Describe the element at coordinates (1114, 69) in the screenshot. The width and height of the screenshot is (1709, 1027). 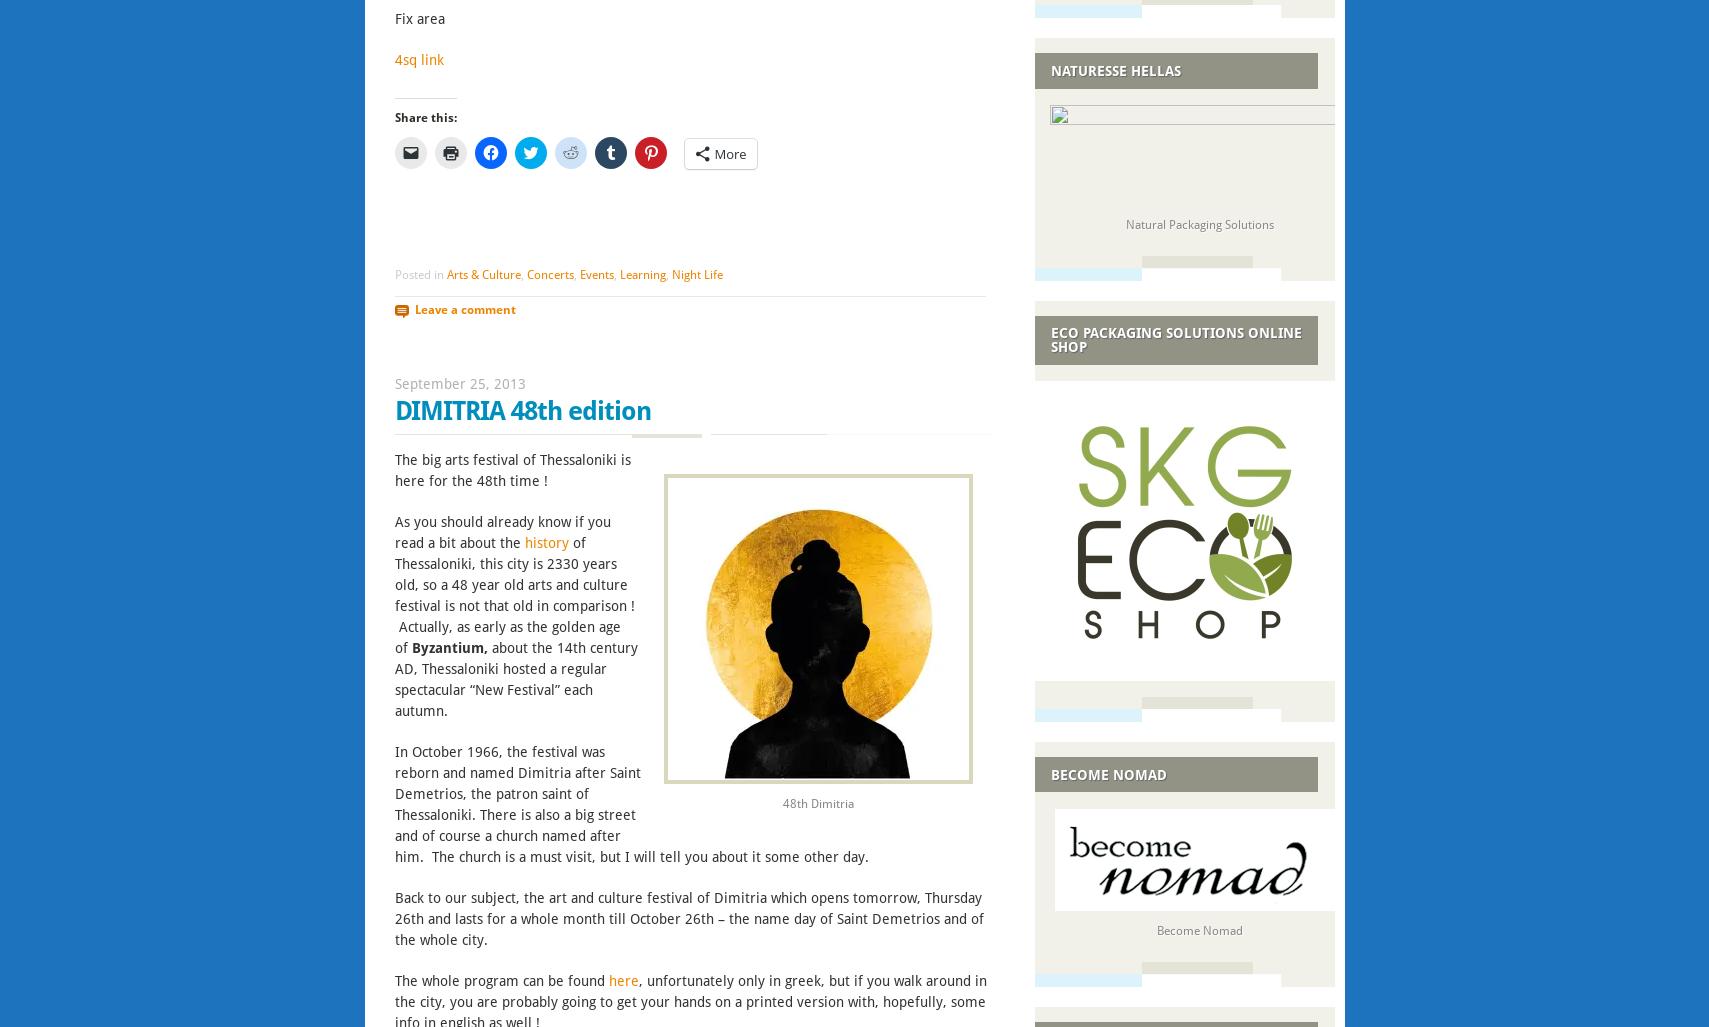
I see `'Naturesse Hellas'` at that location.